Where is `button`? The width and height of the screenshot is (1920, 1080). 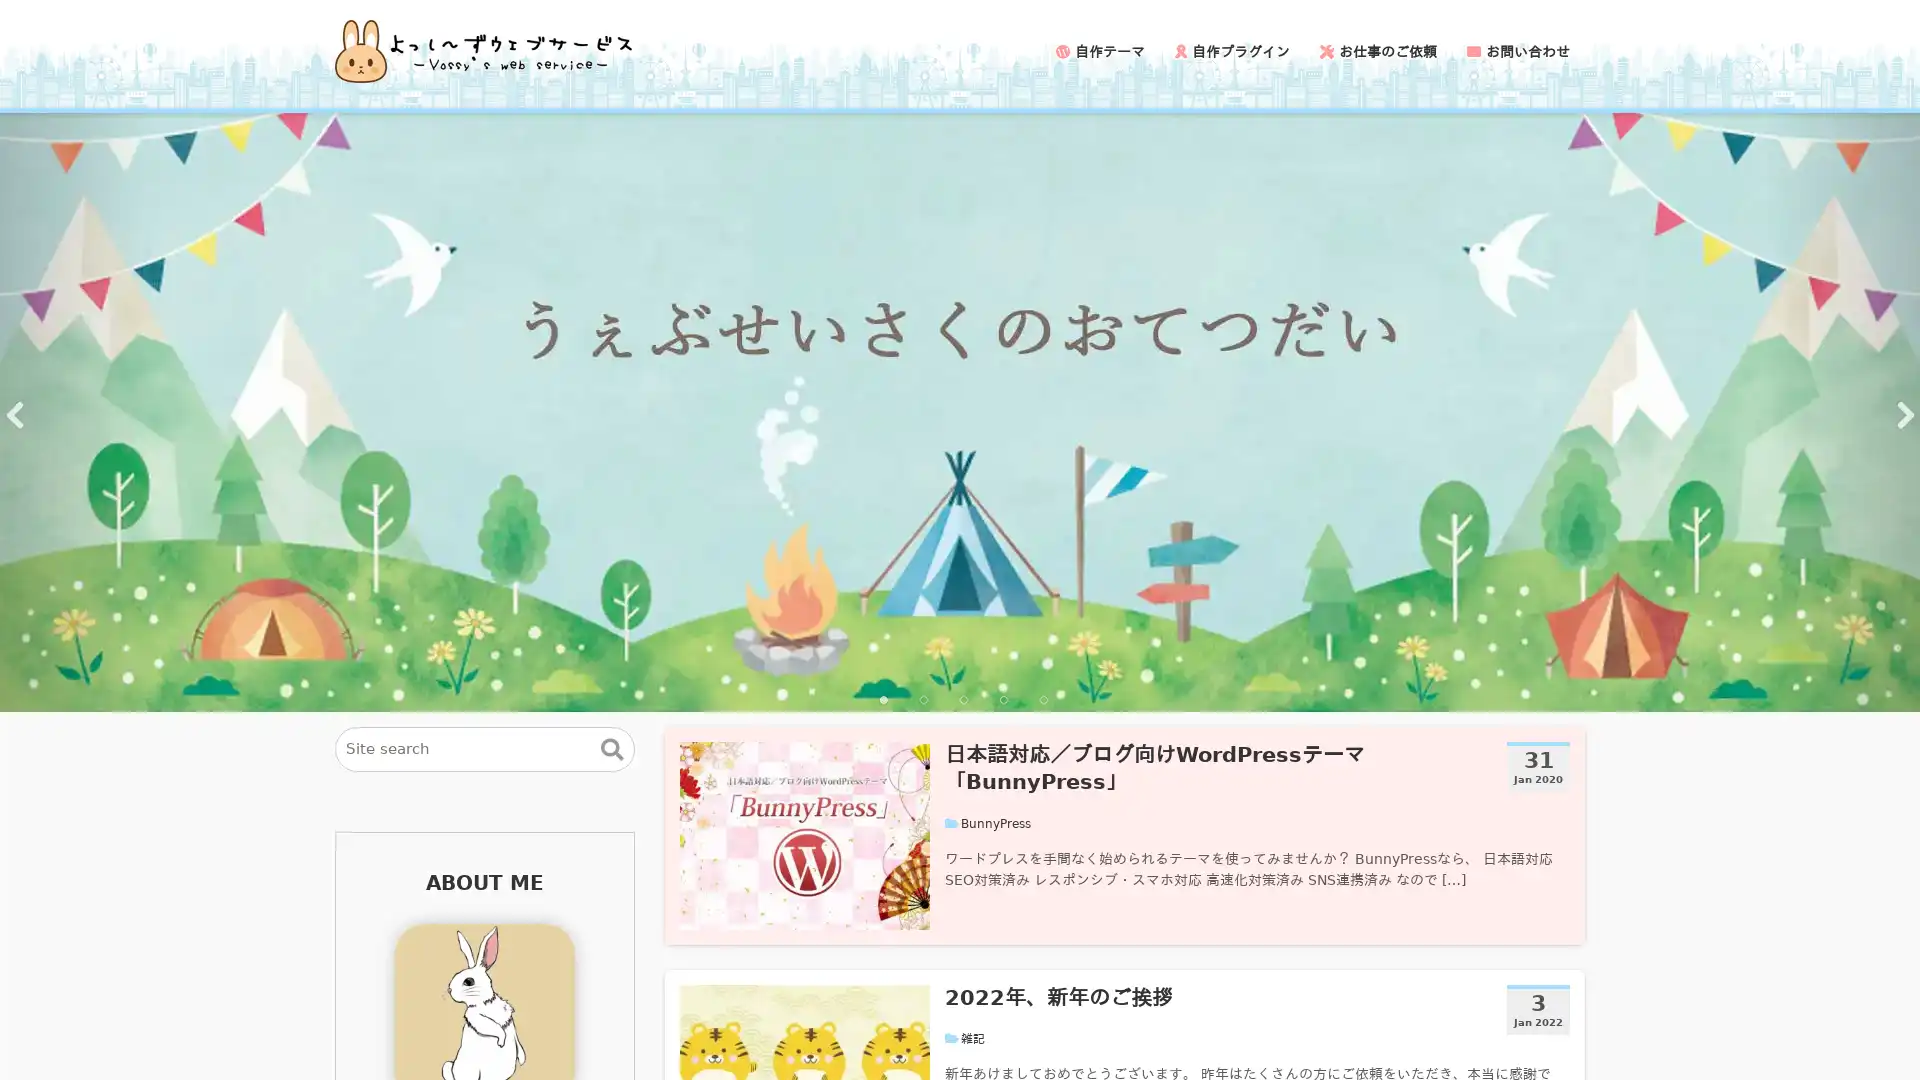
button is located at coordinates (611, 748).